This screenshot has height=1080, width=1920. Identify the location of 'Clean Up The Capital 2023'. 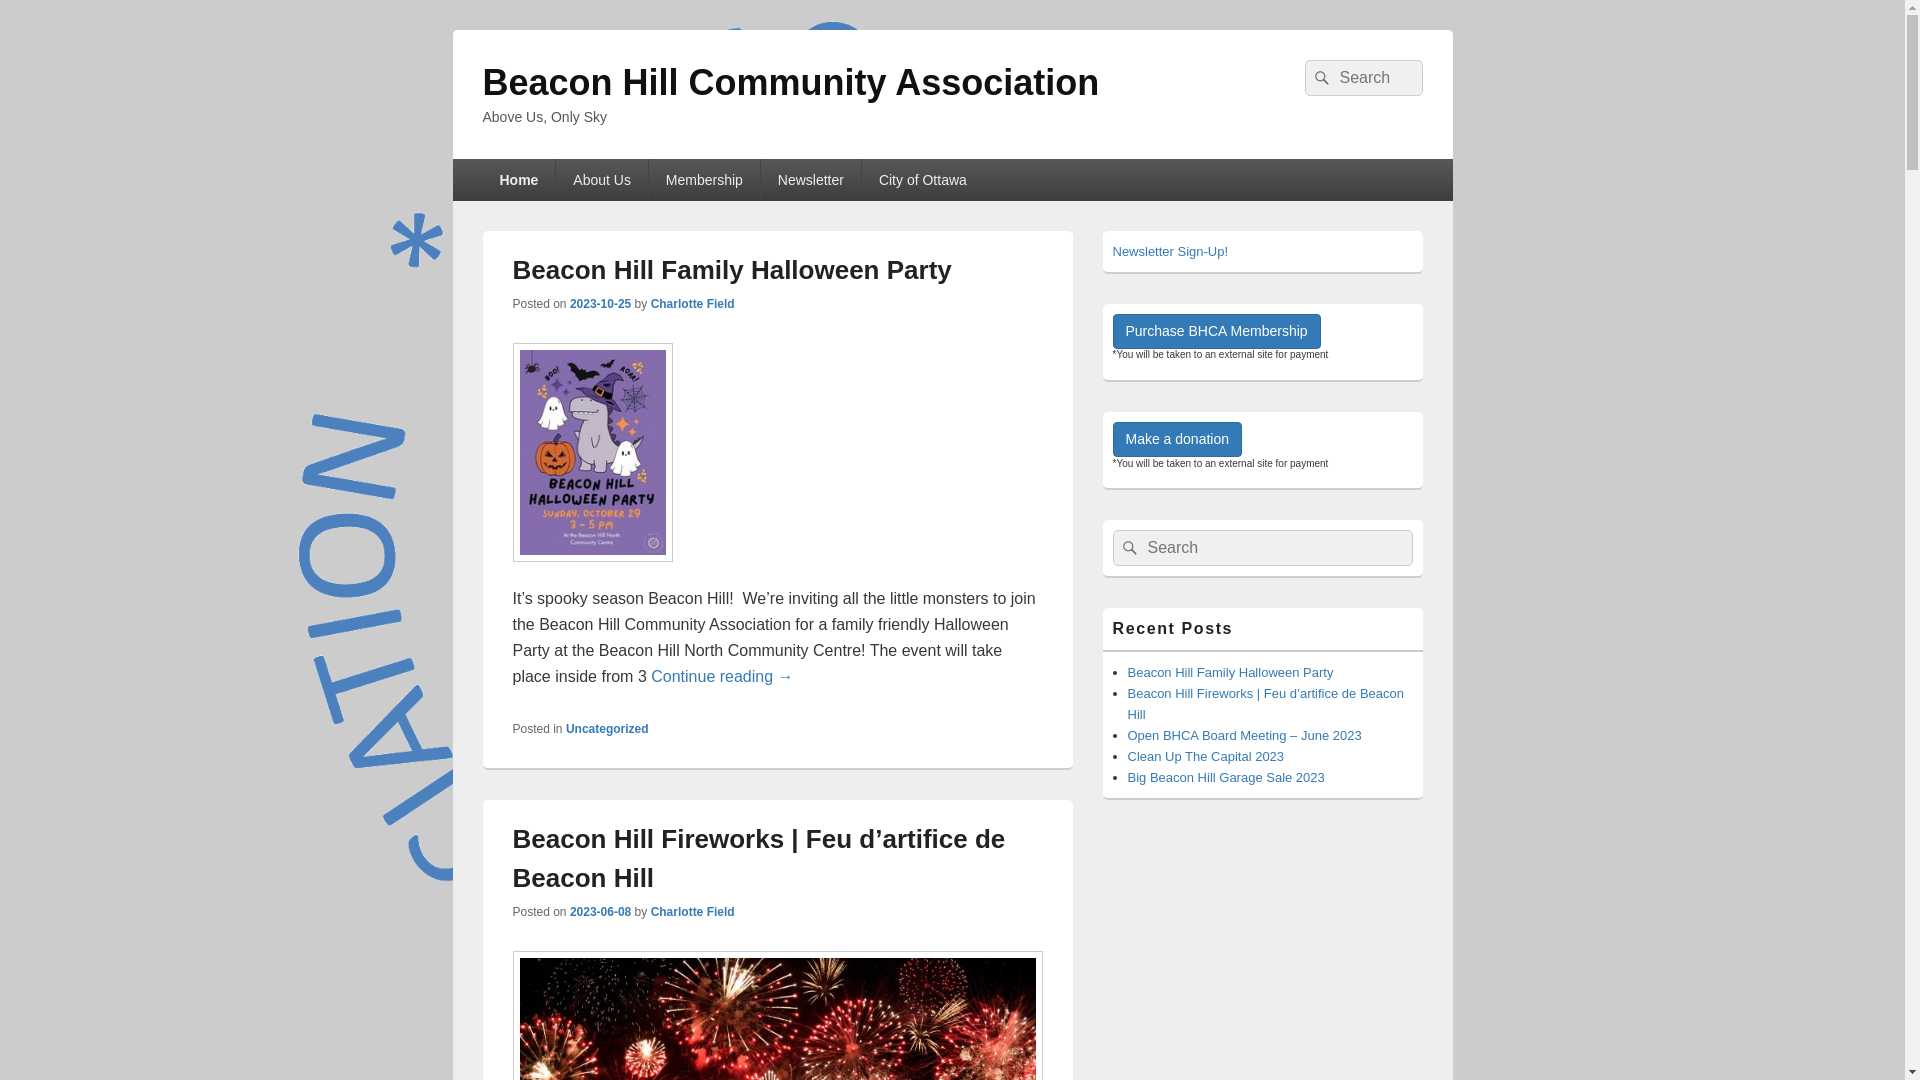
(1205, 756).